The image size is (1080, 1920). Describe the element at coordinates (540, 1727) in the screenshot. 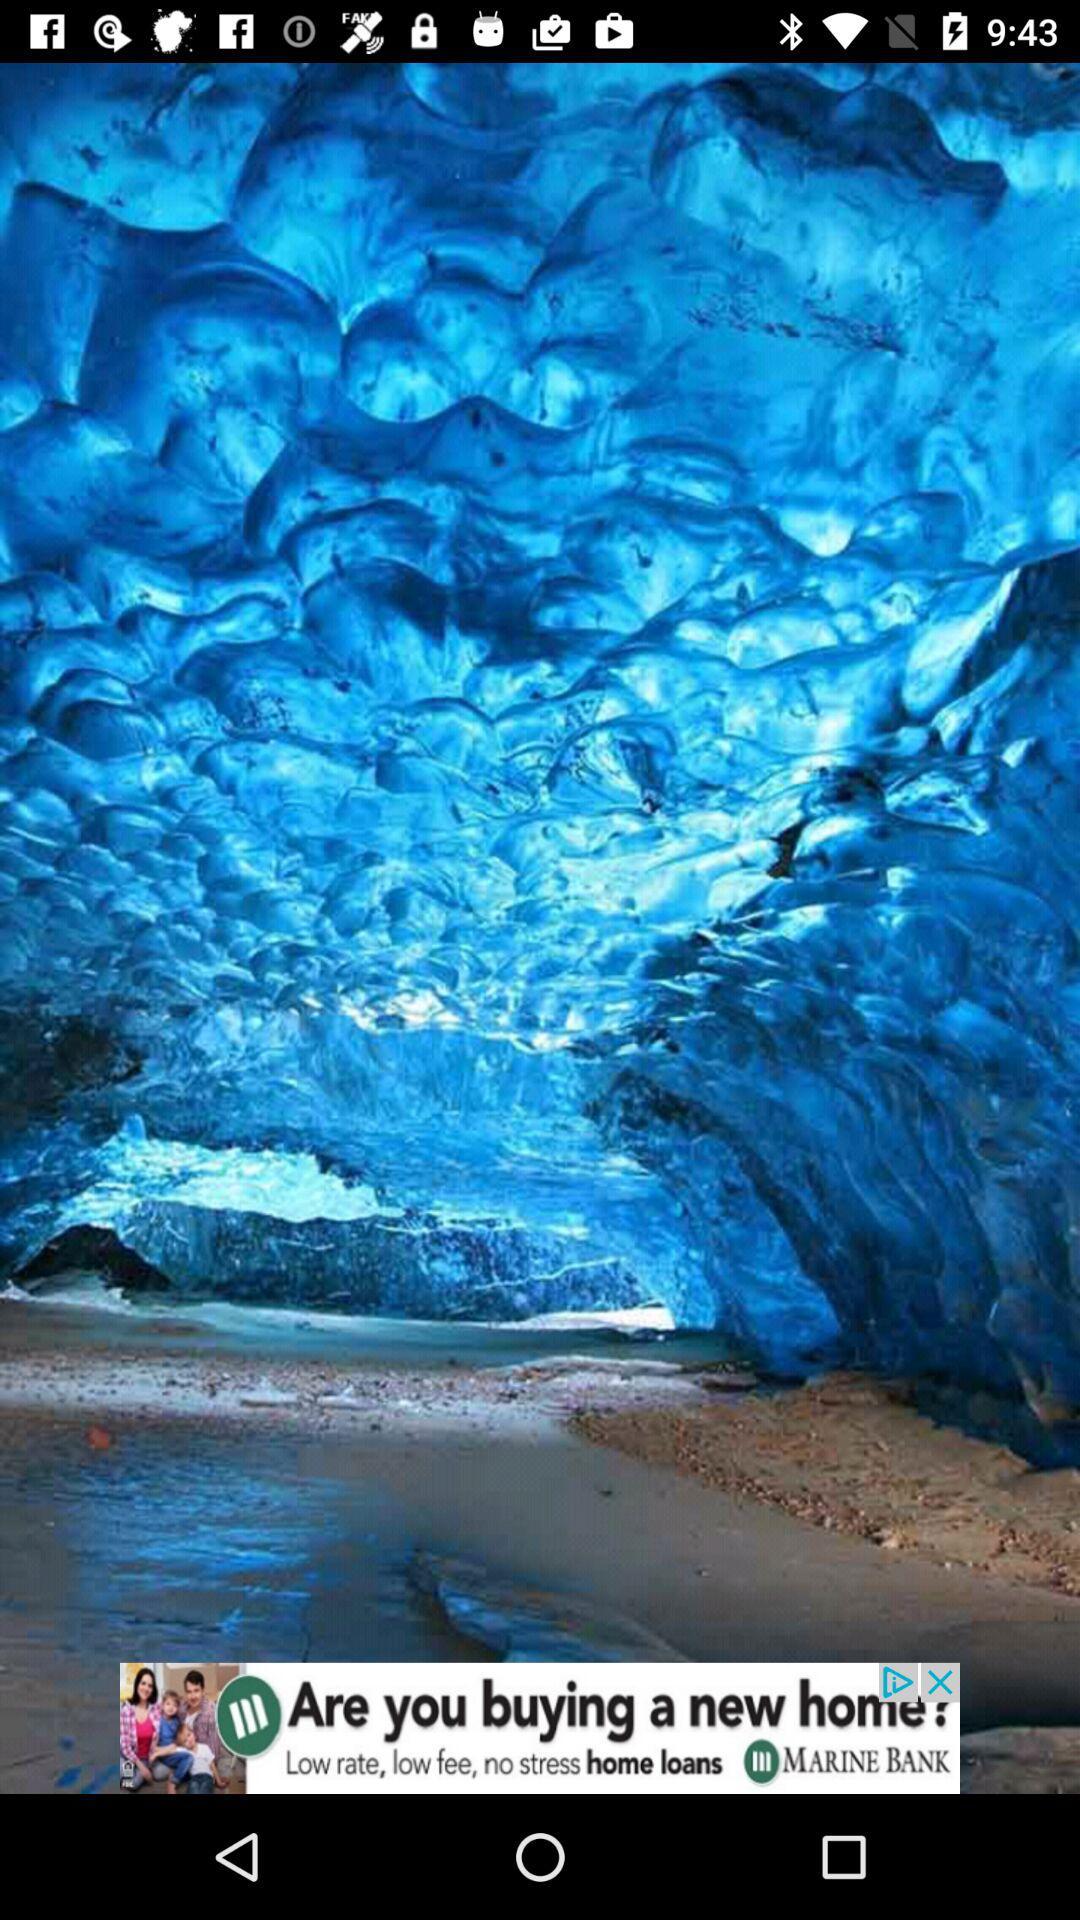

I see `share the article` at that location.